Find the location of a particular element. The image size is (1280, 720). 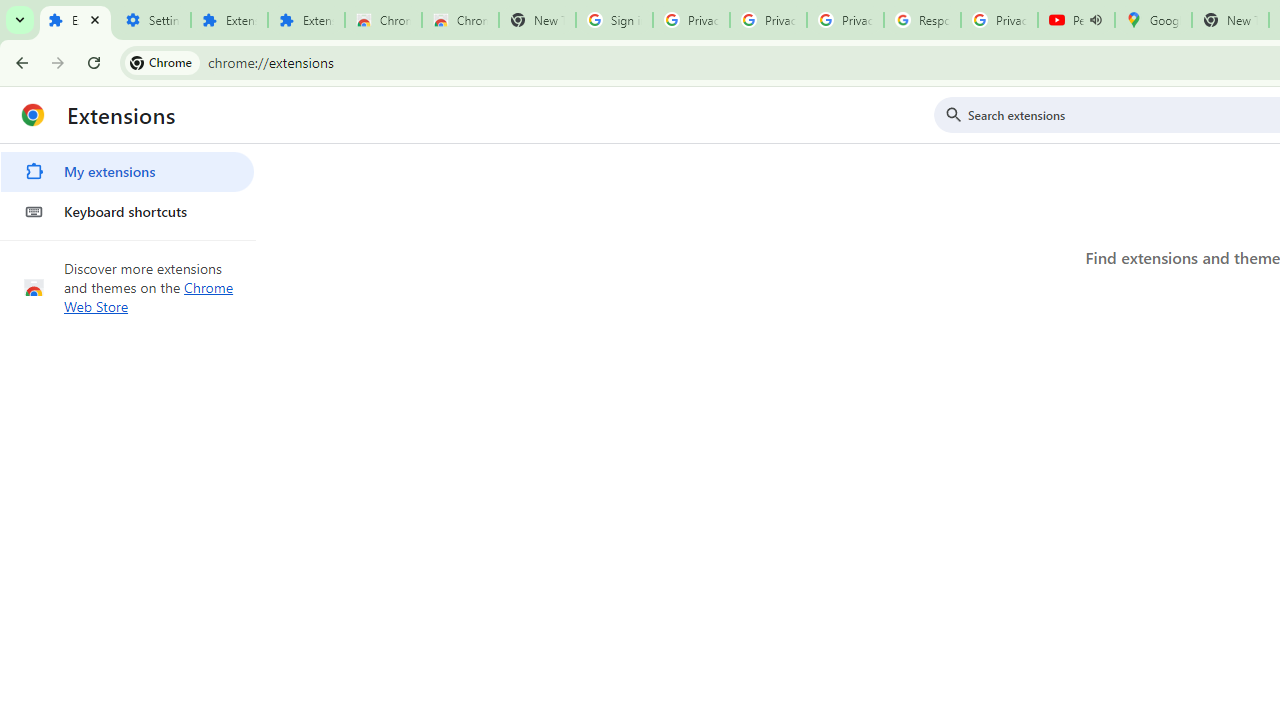

'My extensions' is located at coordinates (126, 171).